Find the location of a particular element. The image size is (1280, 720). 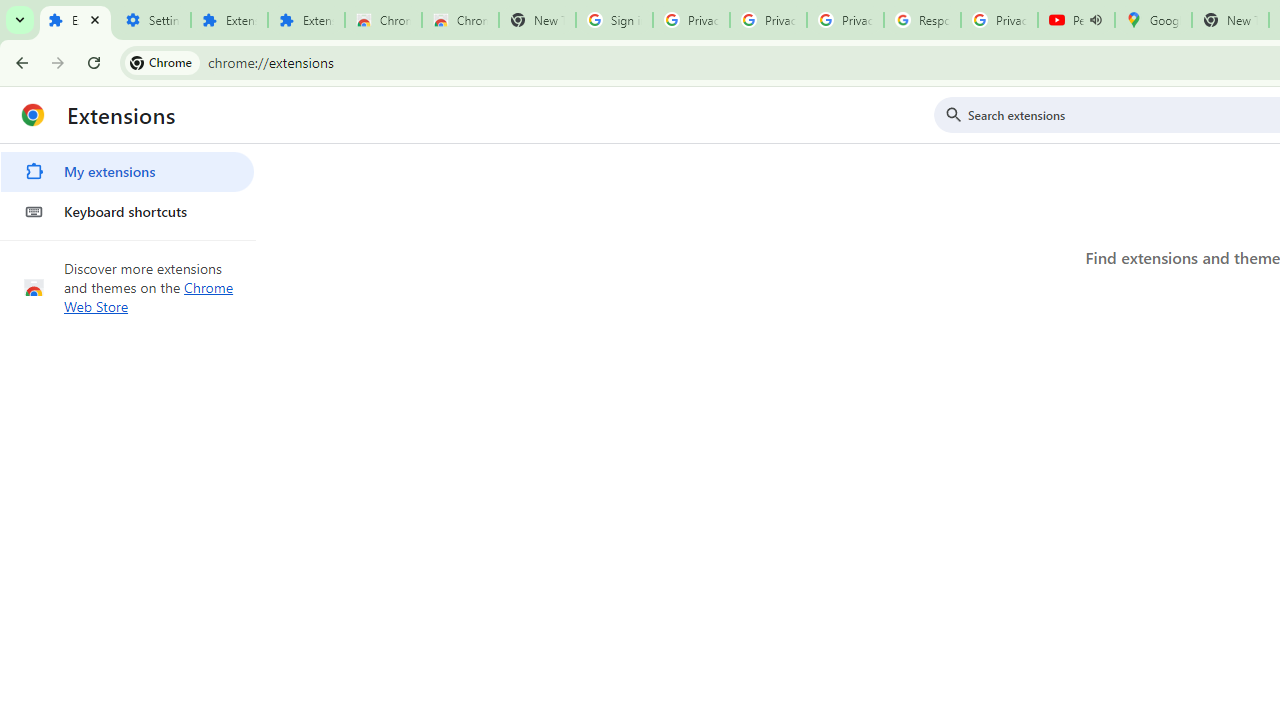

'My extensions' is located at coordinates (126, 171).